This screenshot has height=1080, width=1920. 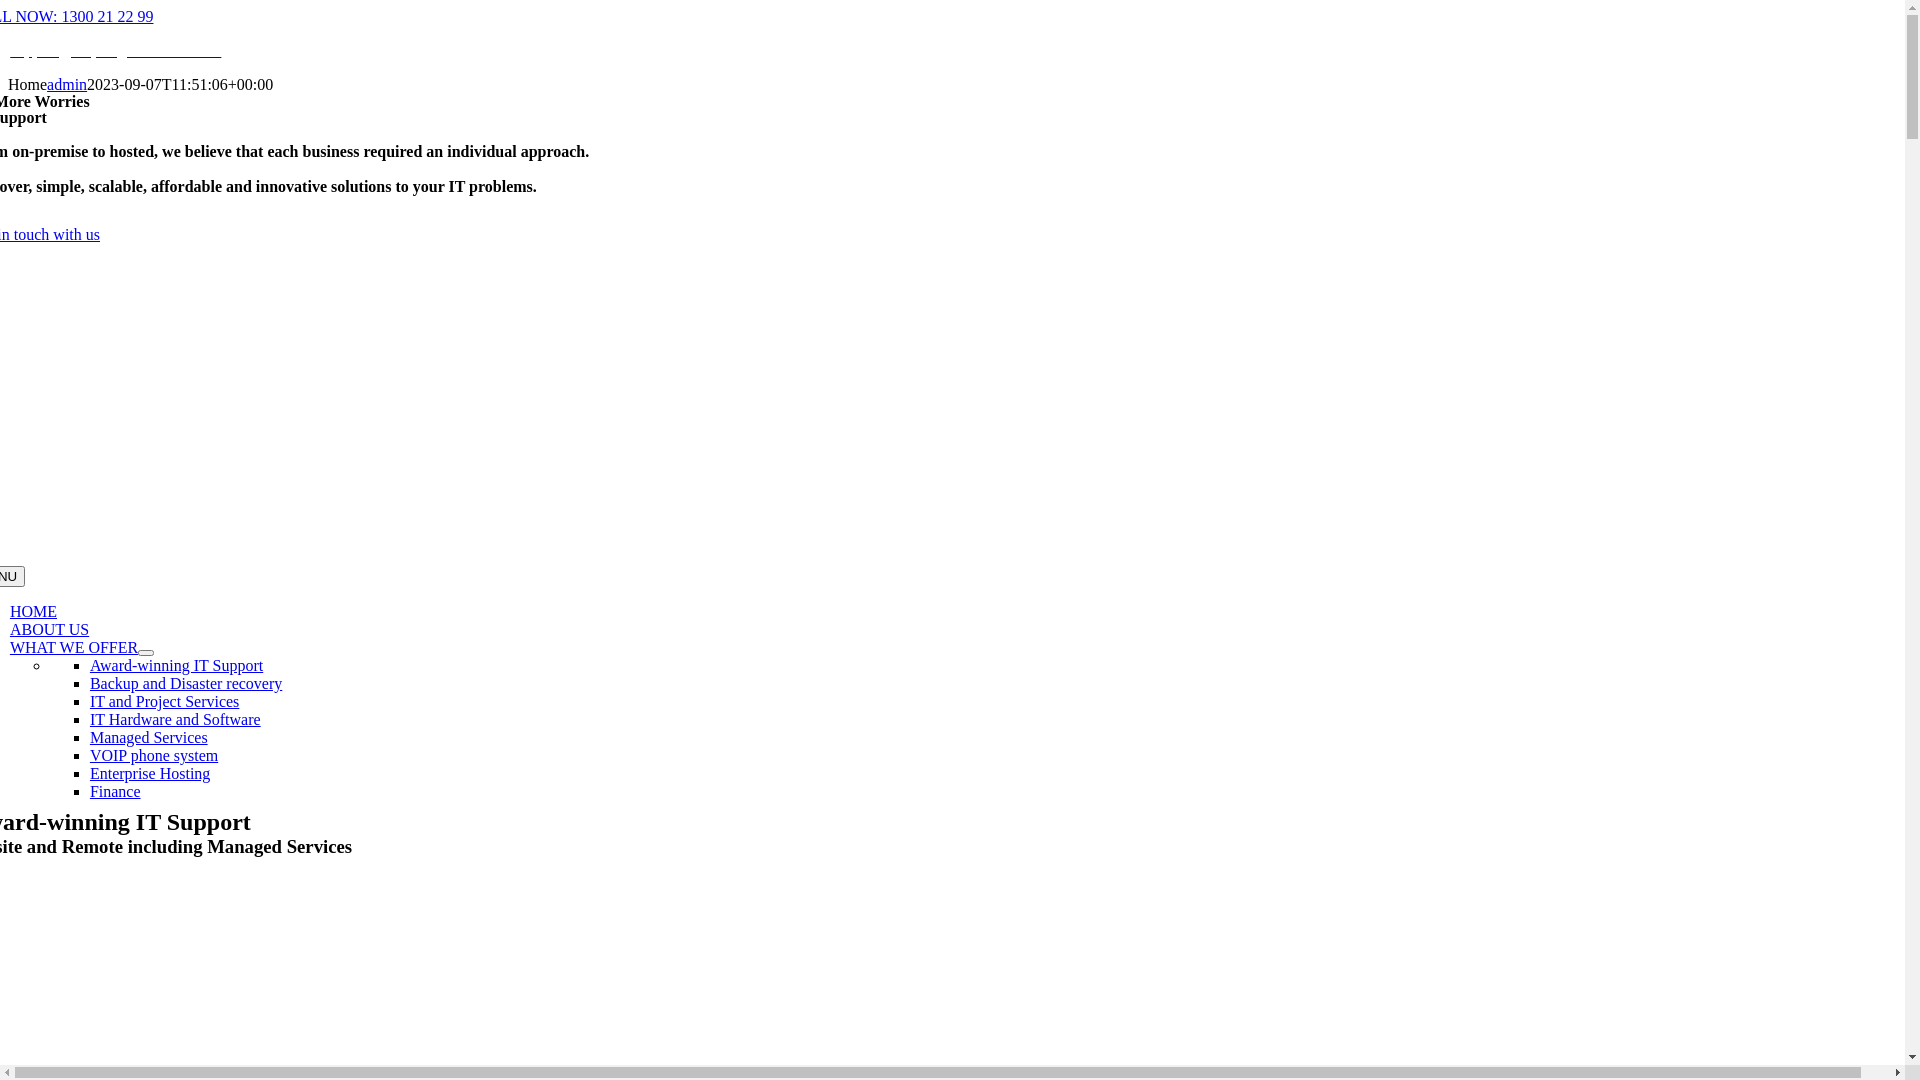 I want to click on 'VOIP phone system', so click(x=152, y=755).